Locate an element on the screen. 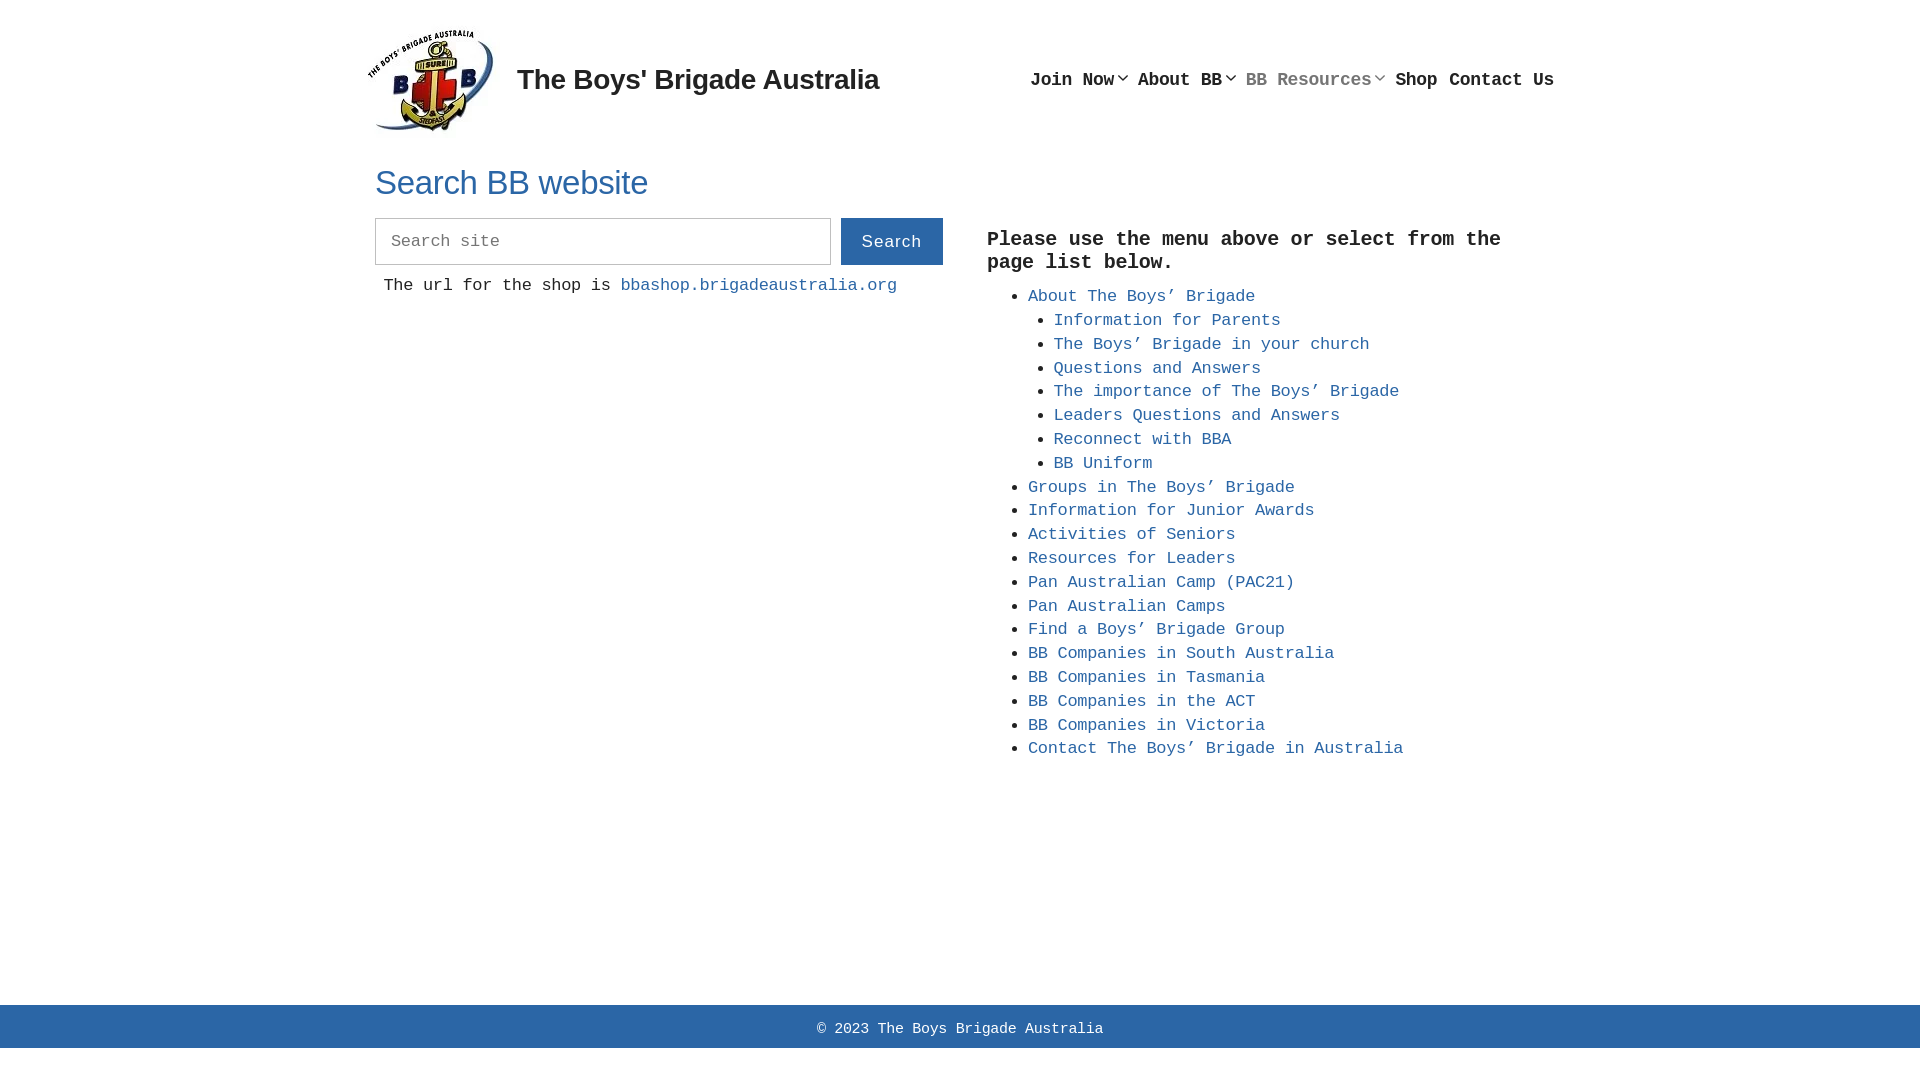  'Search' is located at coordinates (891, 241).